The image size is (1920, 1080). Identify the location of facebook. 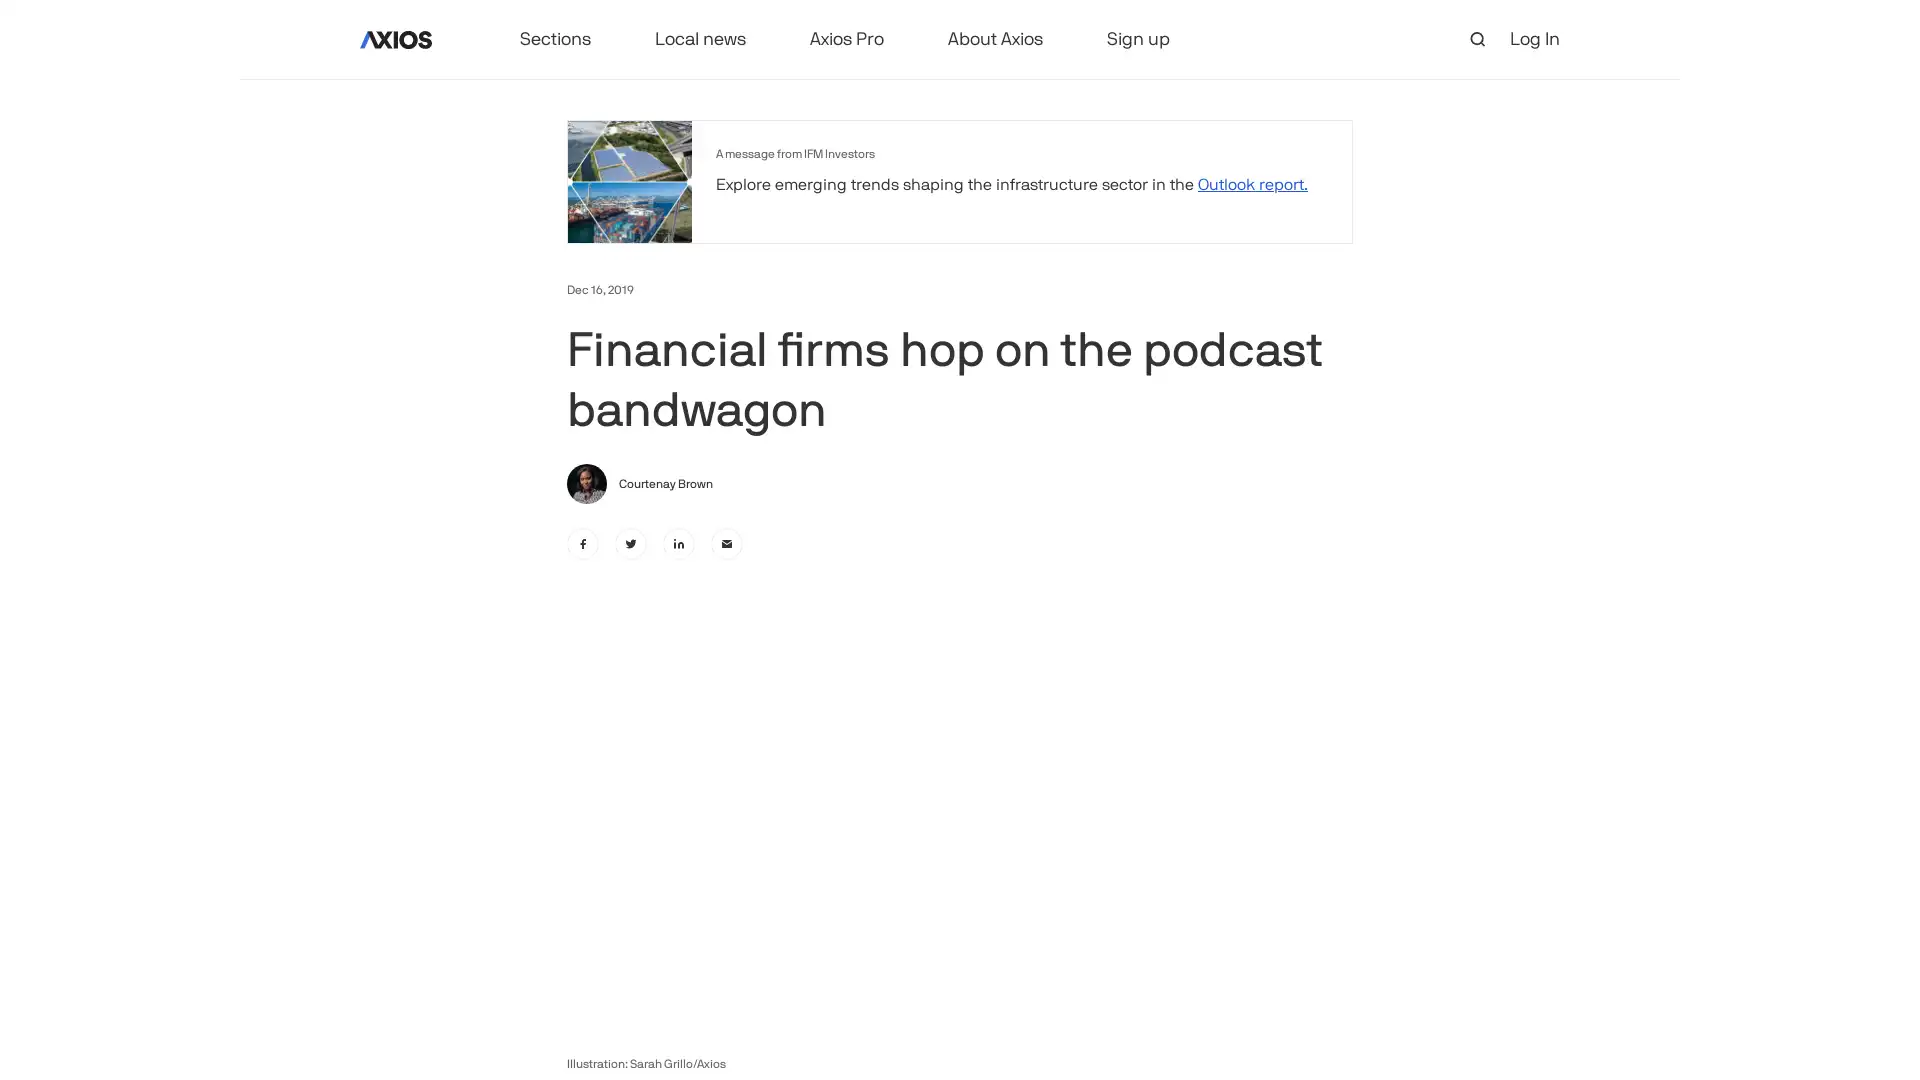
(580, 543).